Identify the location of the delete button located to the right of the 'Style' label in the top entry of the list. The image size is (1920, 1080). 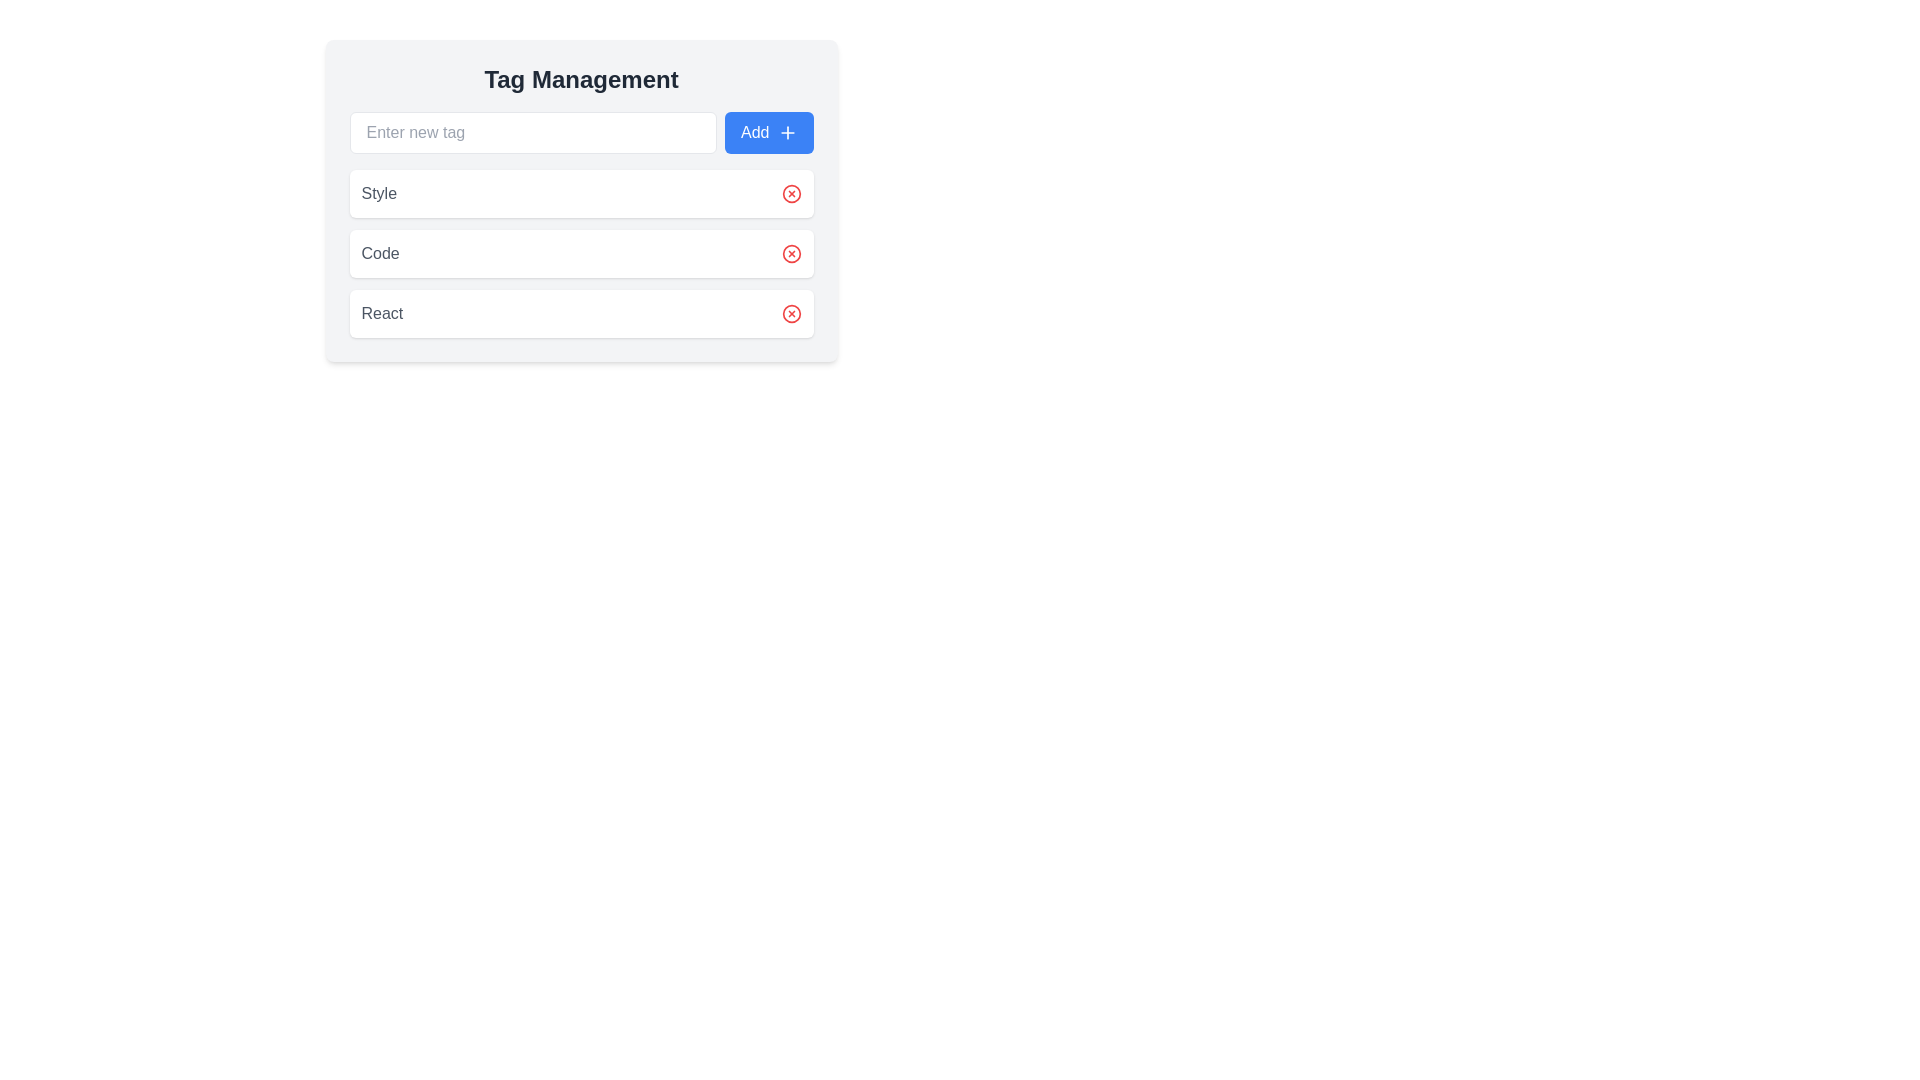
(790, 193).